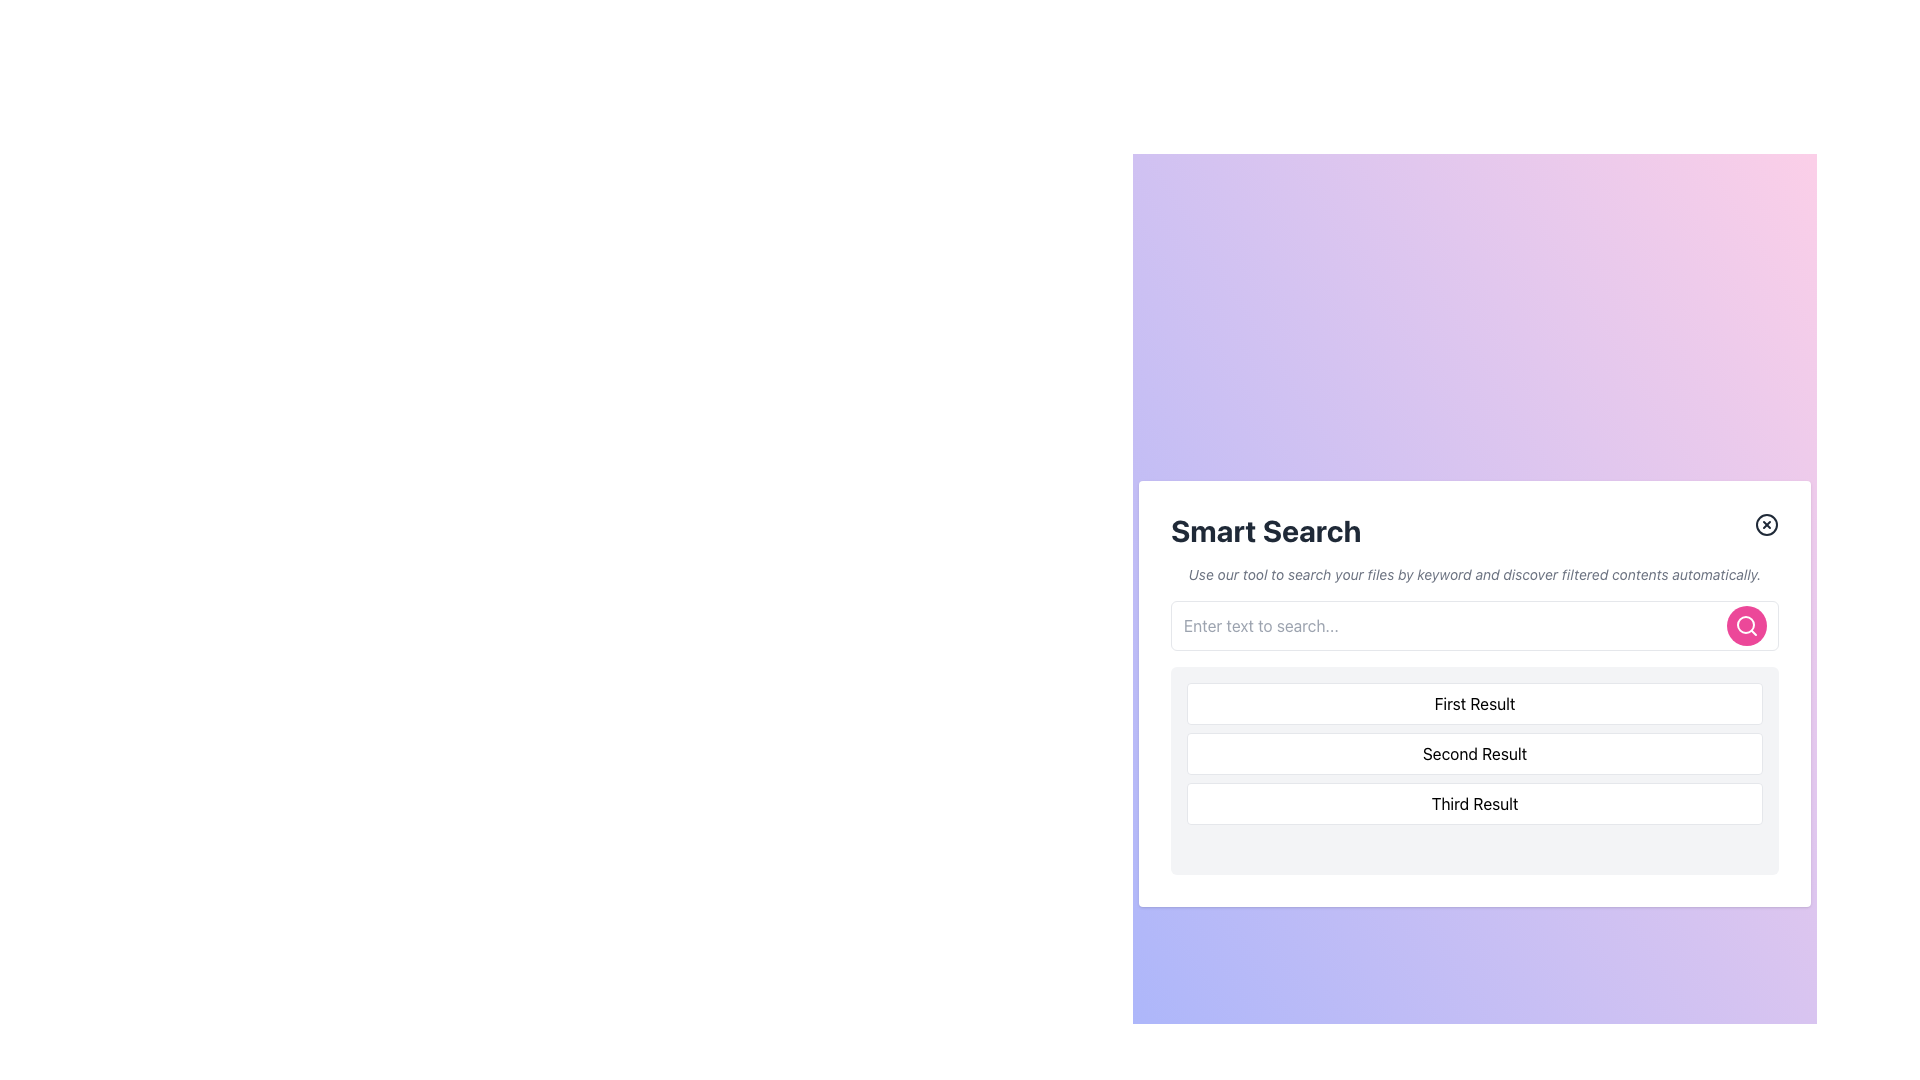  I want to click on the 'First Result' list item, which is styled with a white background and rounded corners, positioned above the 'Second Result' and 'Third Result' elements in a vertical list, so click(1474, 703).